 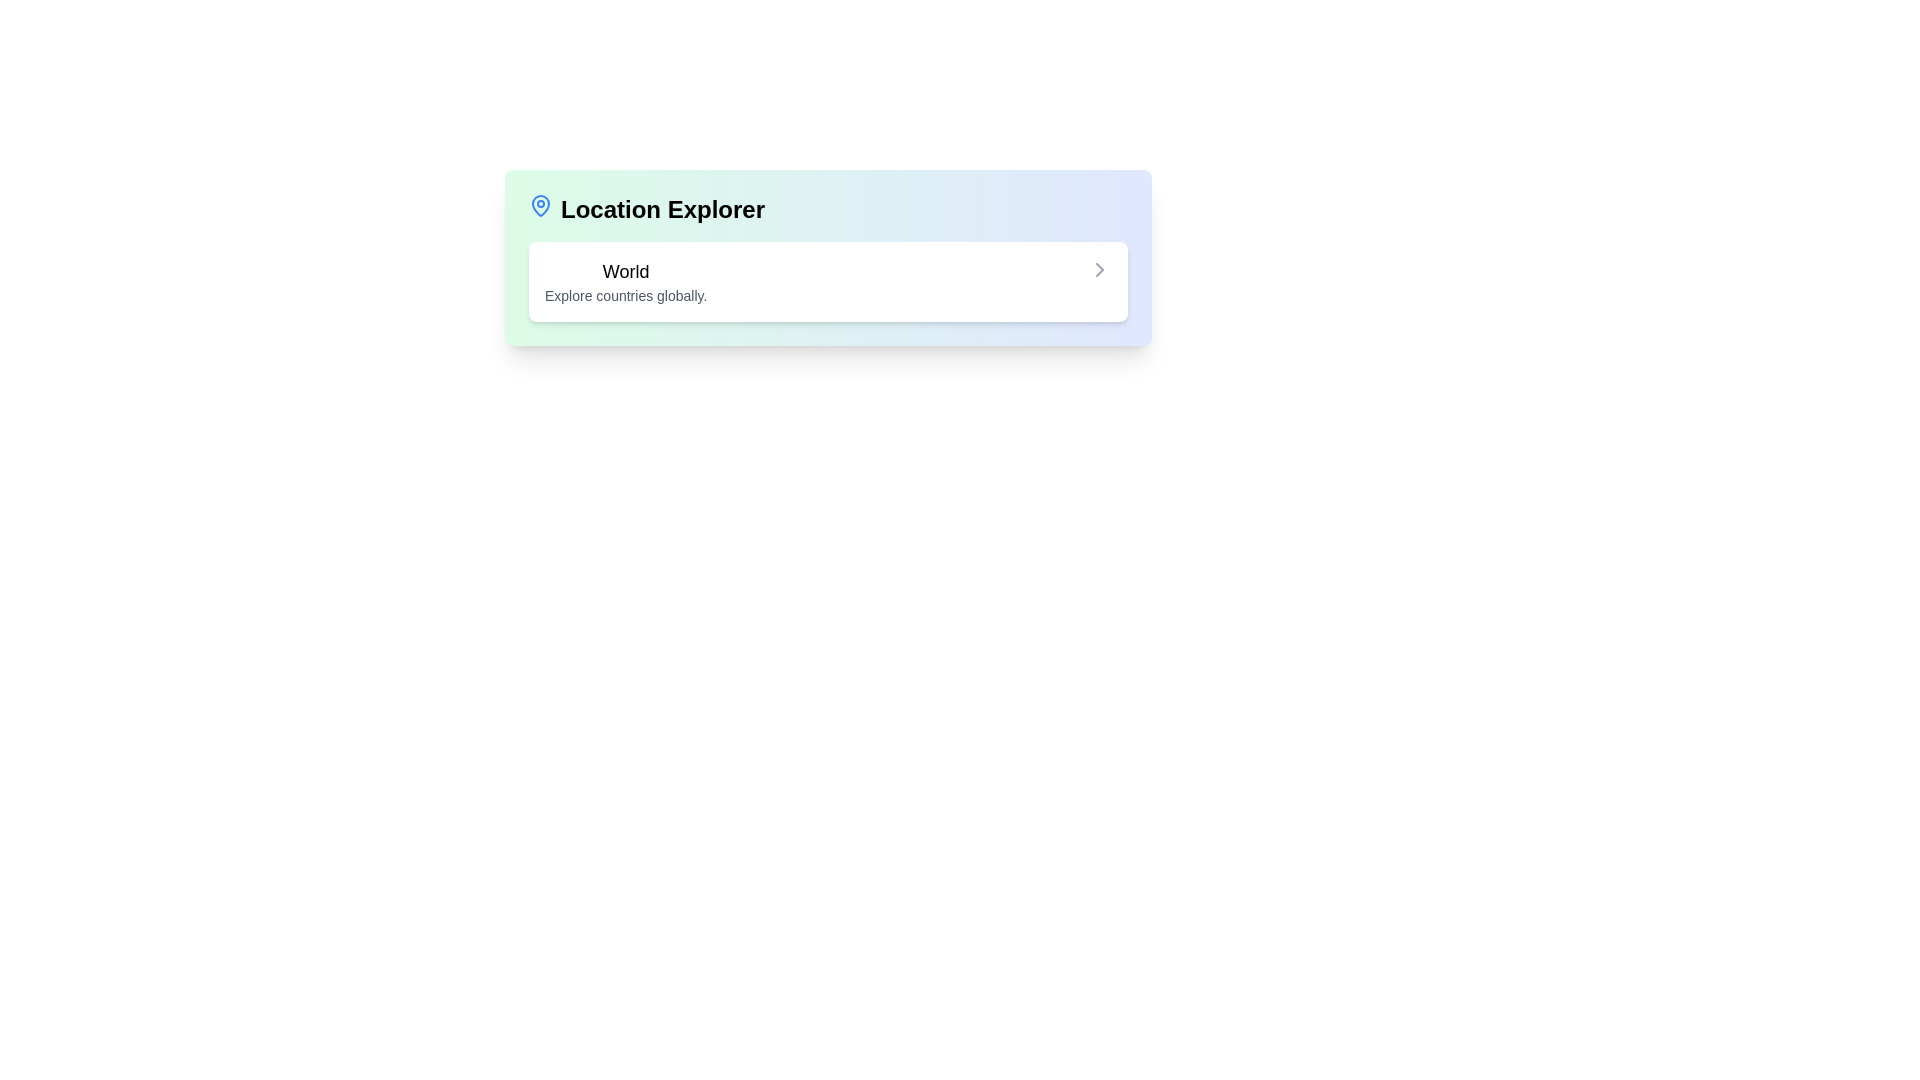 What do you see at coordinates (625, 281) in the screenshot?
I see `the text-based navigational component with the heading 'World' and subheading 'Explore countries globally.'` at bounding box center [625, 281].